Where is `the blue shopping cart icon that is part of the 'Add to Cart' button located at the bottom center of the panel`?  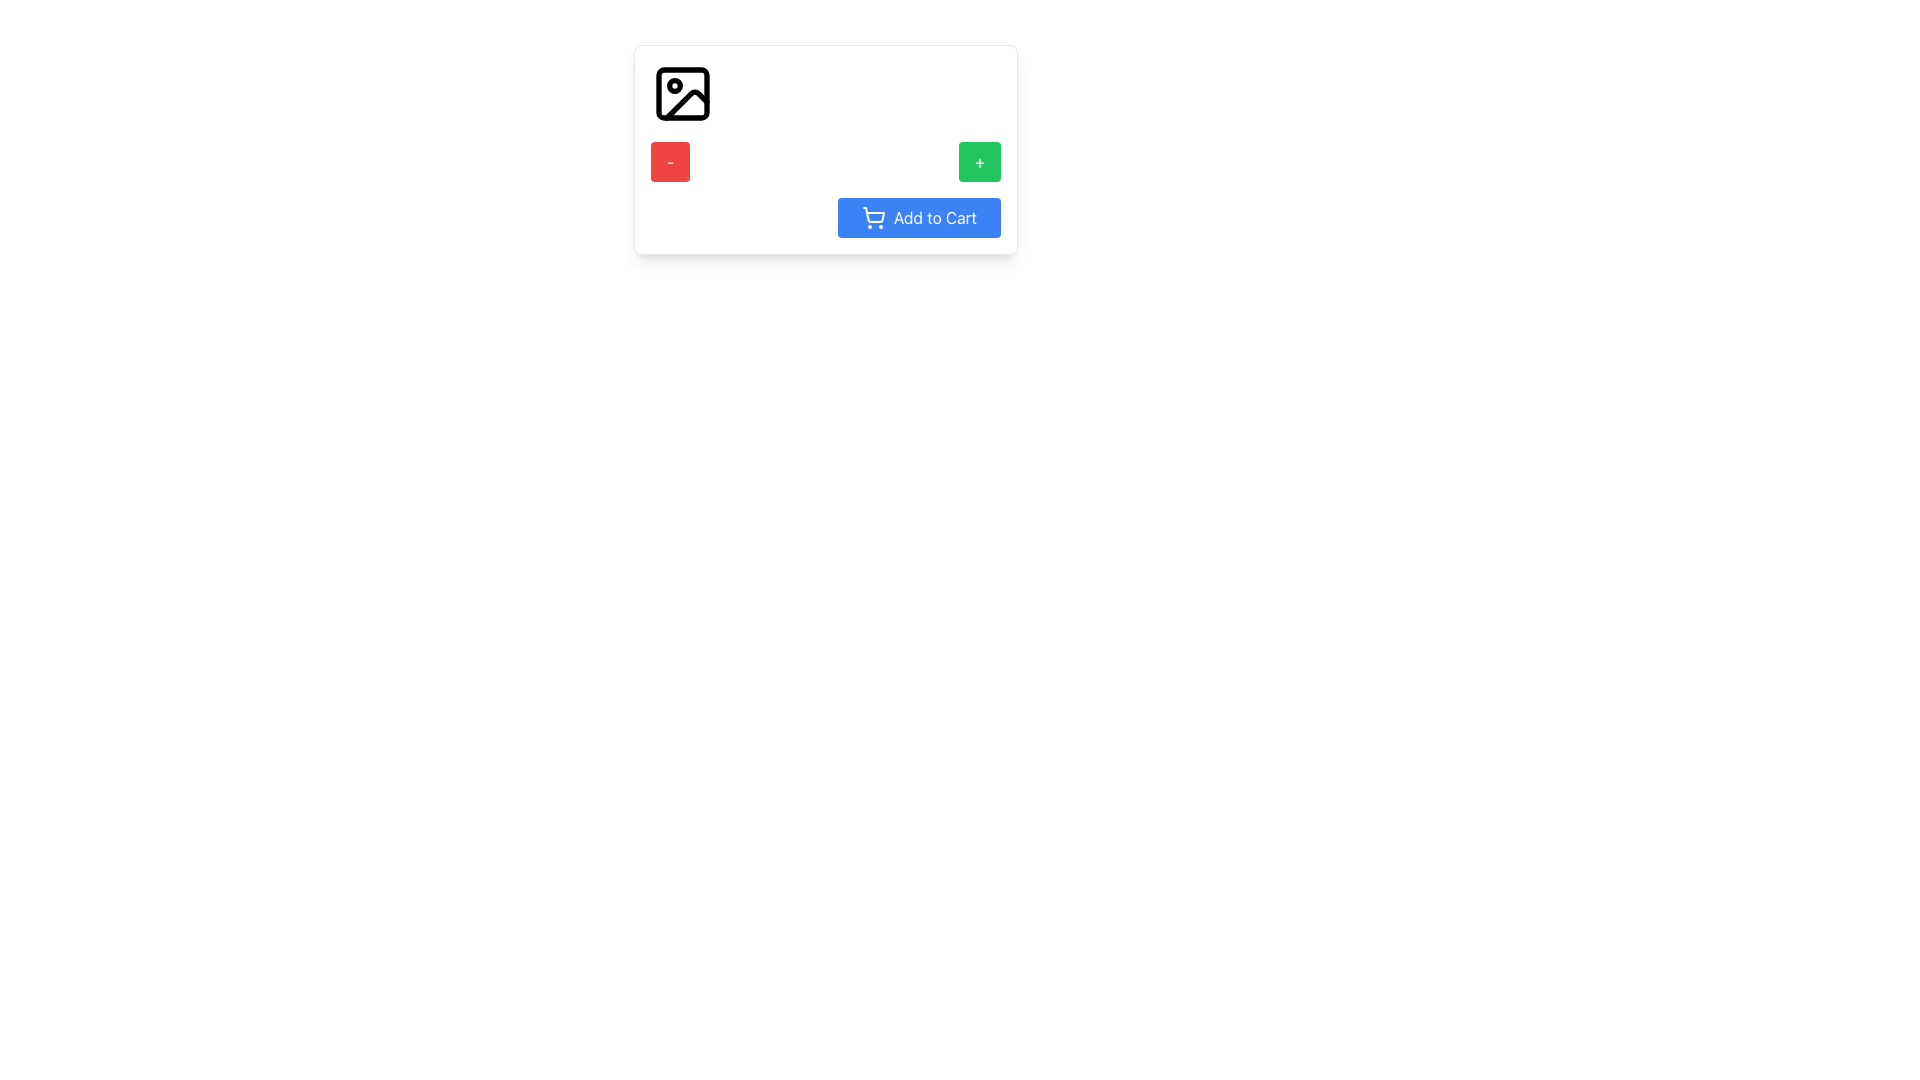 the blue shopping cart icon that is part of the 'Add to Cart' button located at the bottom center of the panel is located at coordinates (873, 215).